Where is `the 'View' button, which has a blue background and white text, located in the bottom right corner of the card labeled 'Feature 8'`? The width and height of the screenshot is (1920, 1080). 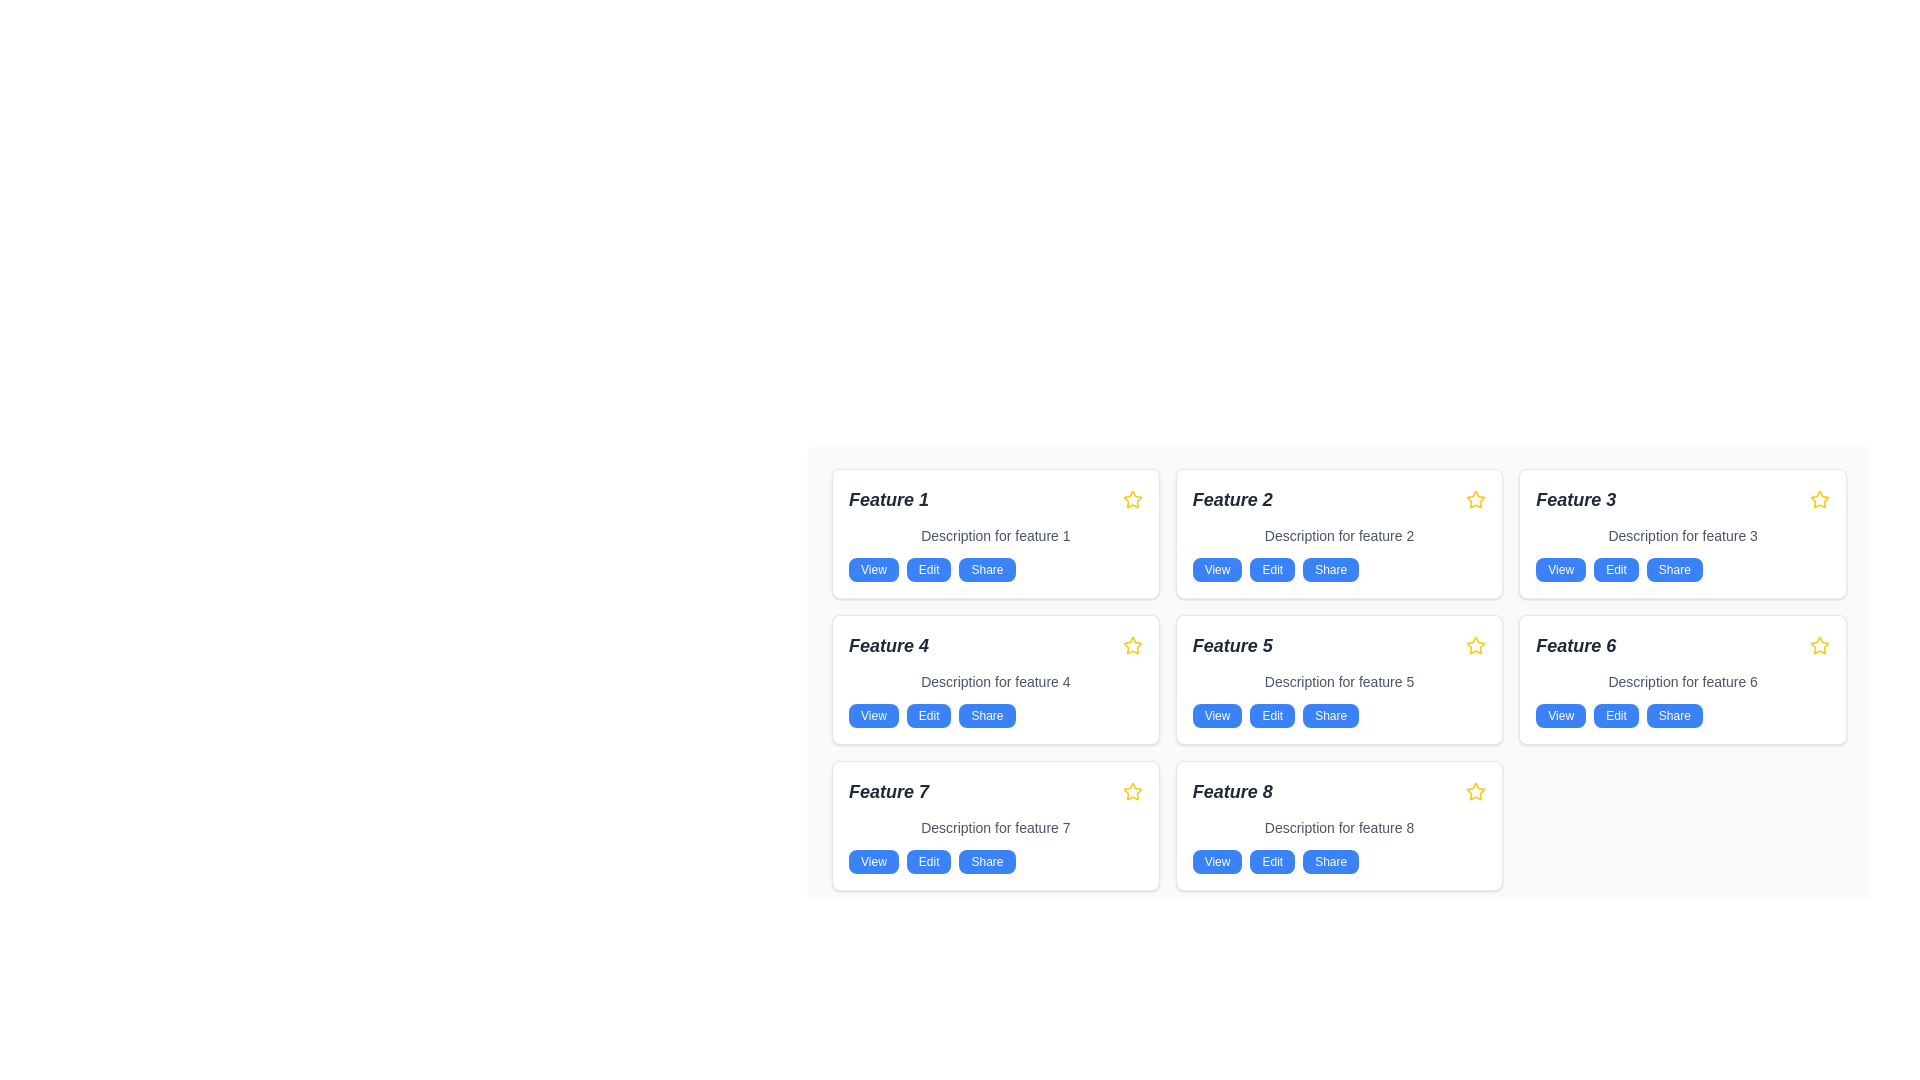 the 'View' button, which has a blue background and white text, located in the bottom right corner of the card labeled 'Feature 8' is located at coordinates (1216, 860).